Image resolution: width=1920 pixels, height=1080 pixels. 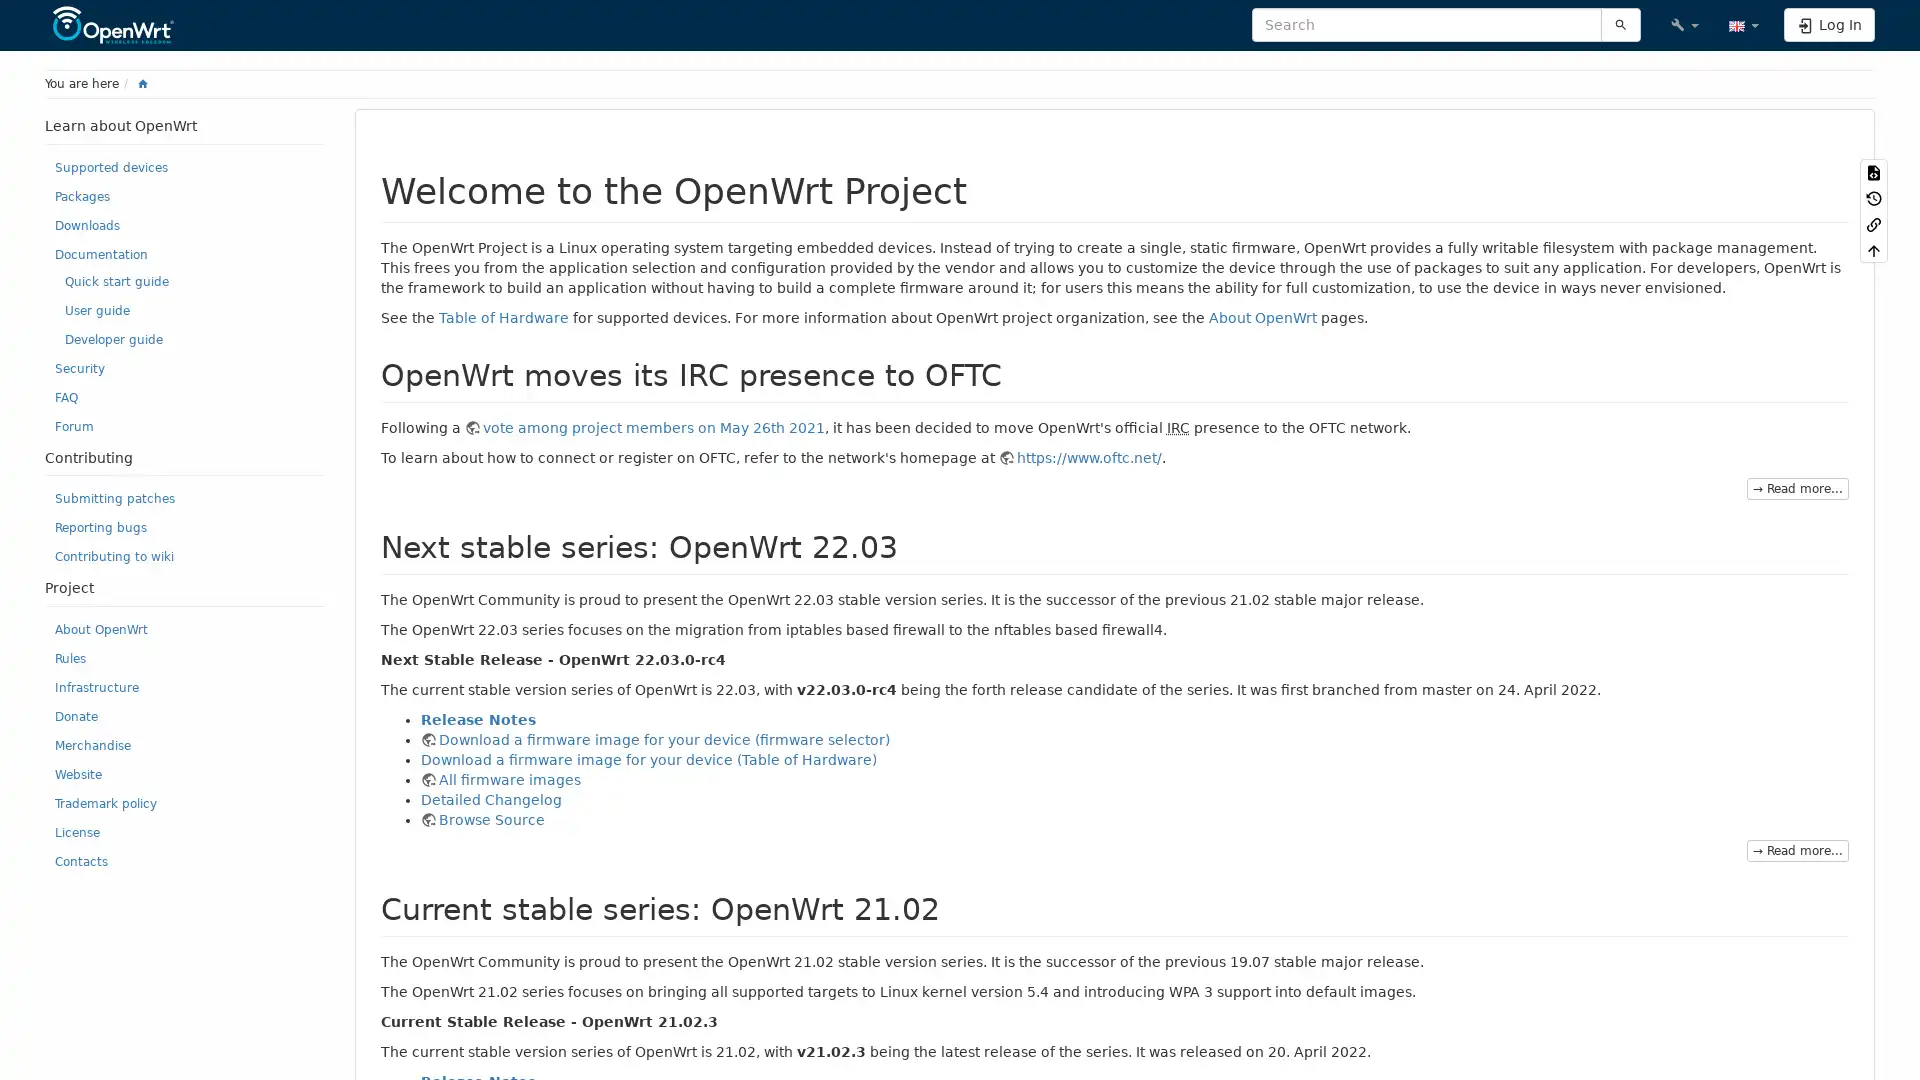 I want to click on Search, so click(x=1620, y=24).